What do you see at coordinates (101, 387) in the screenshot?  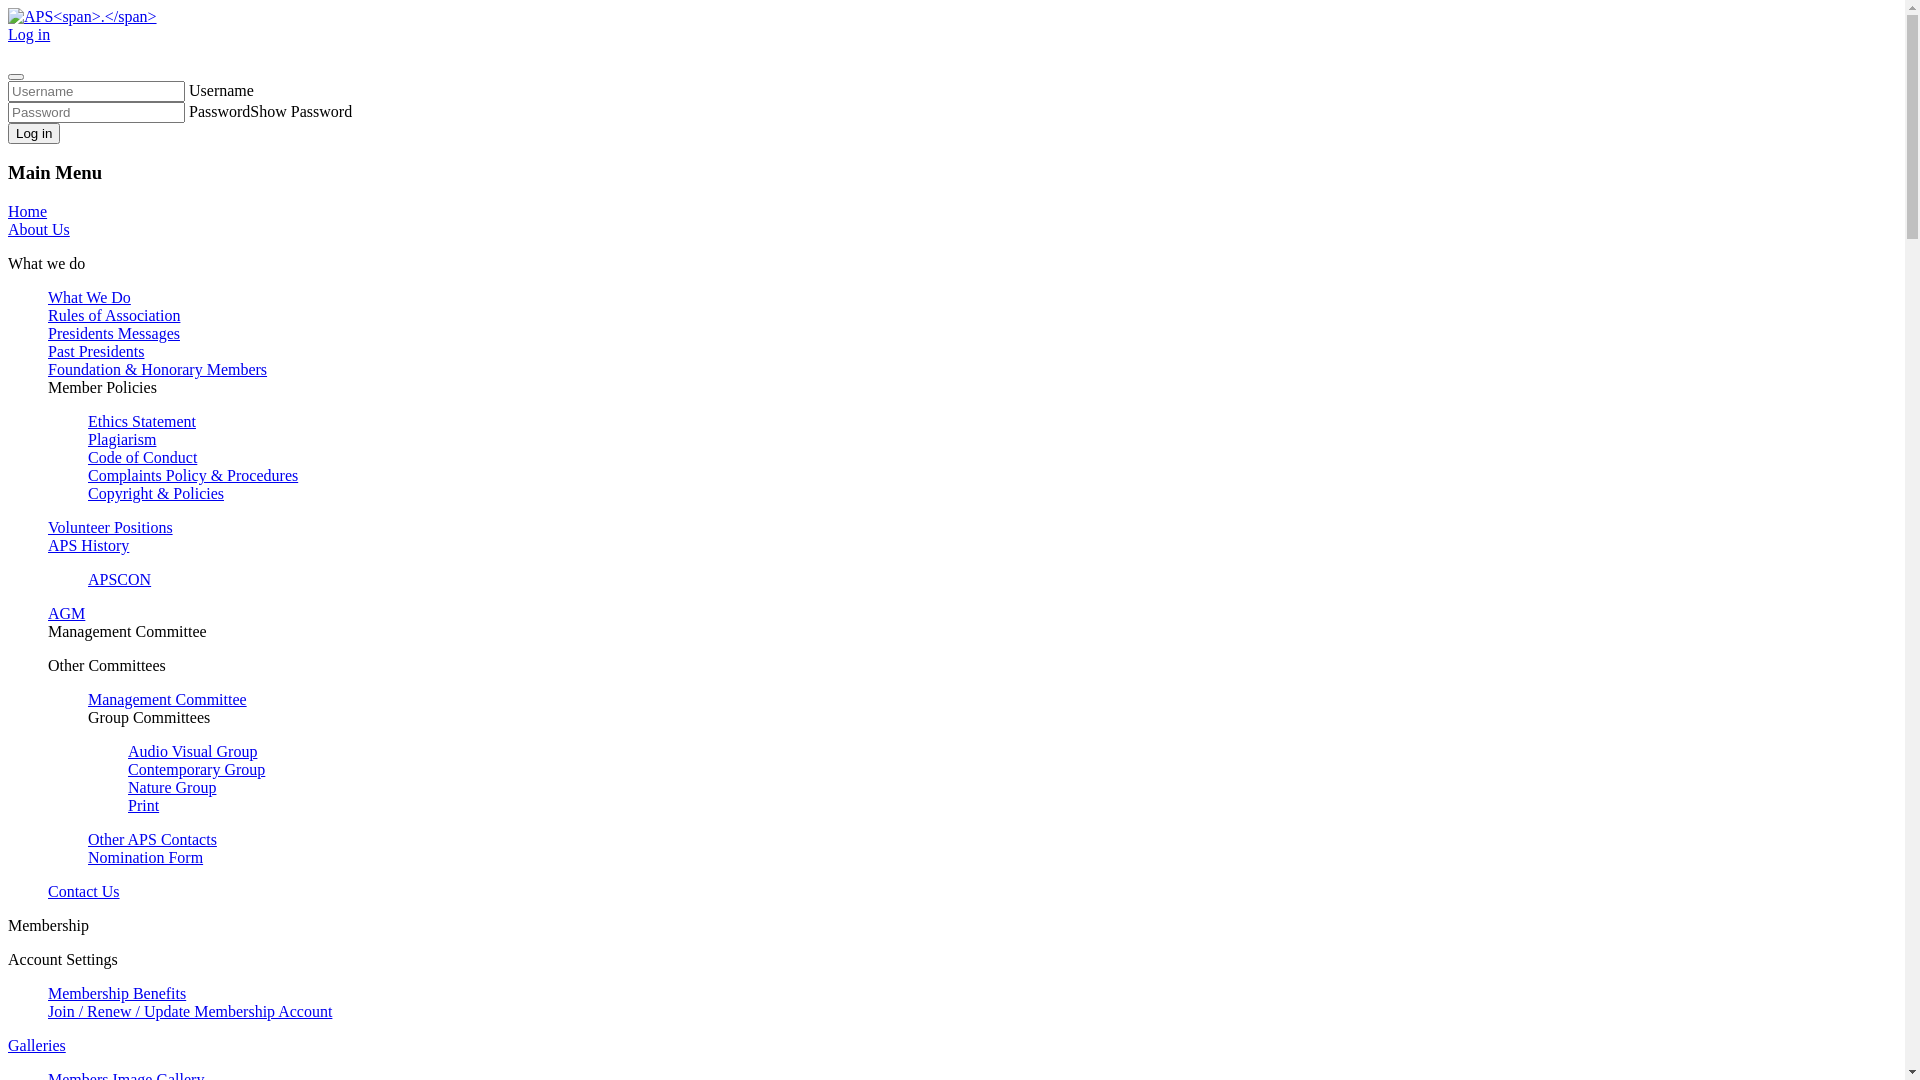 I see `'Member Policies'` at bounding box center [101, 387].